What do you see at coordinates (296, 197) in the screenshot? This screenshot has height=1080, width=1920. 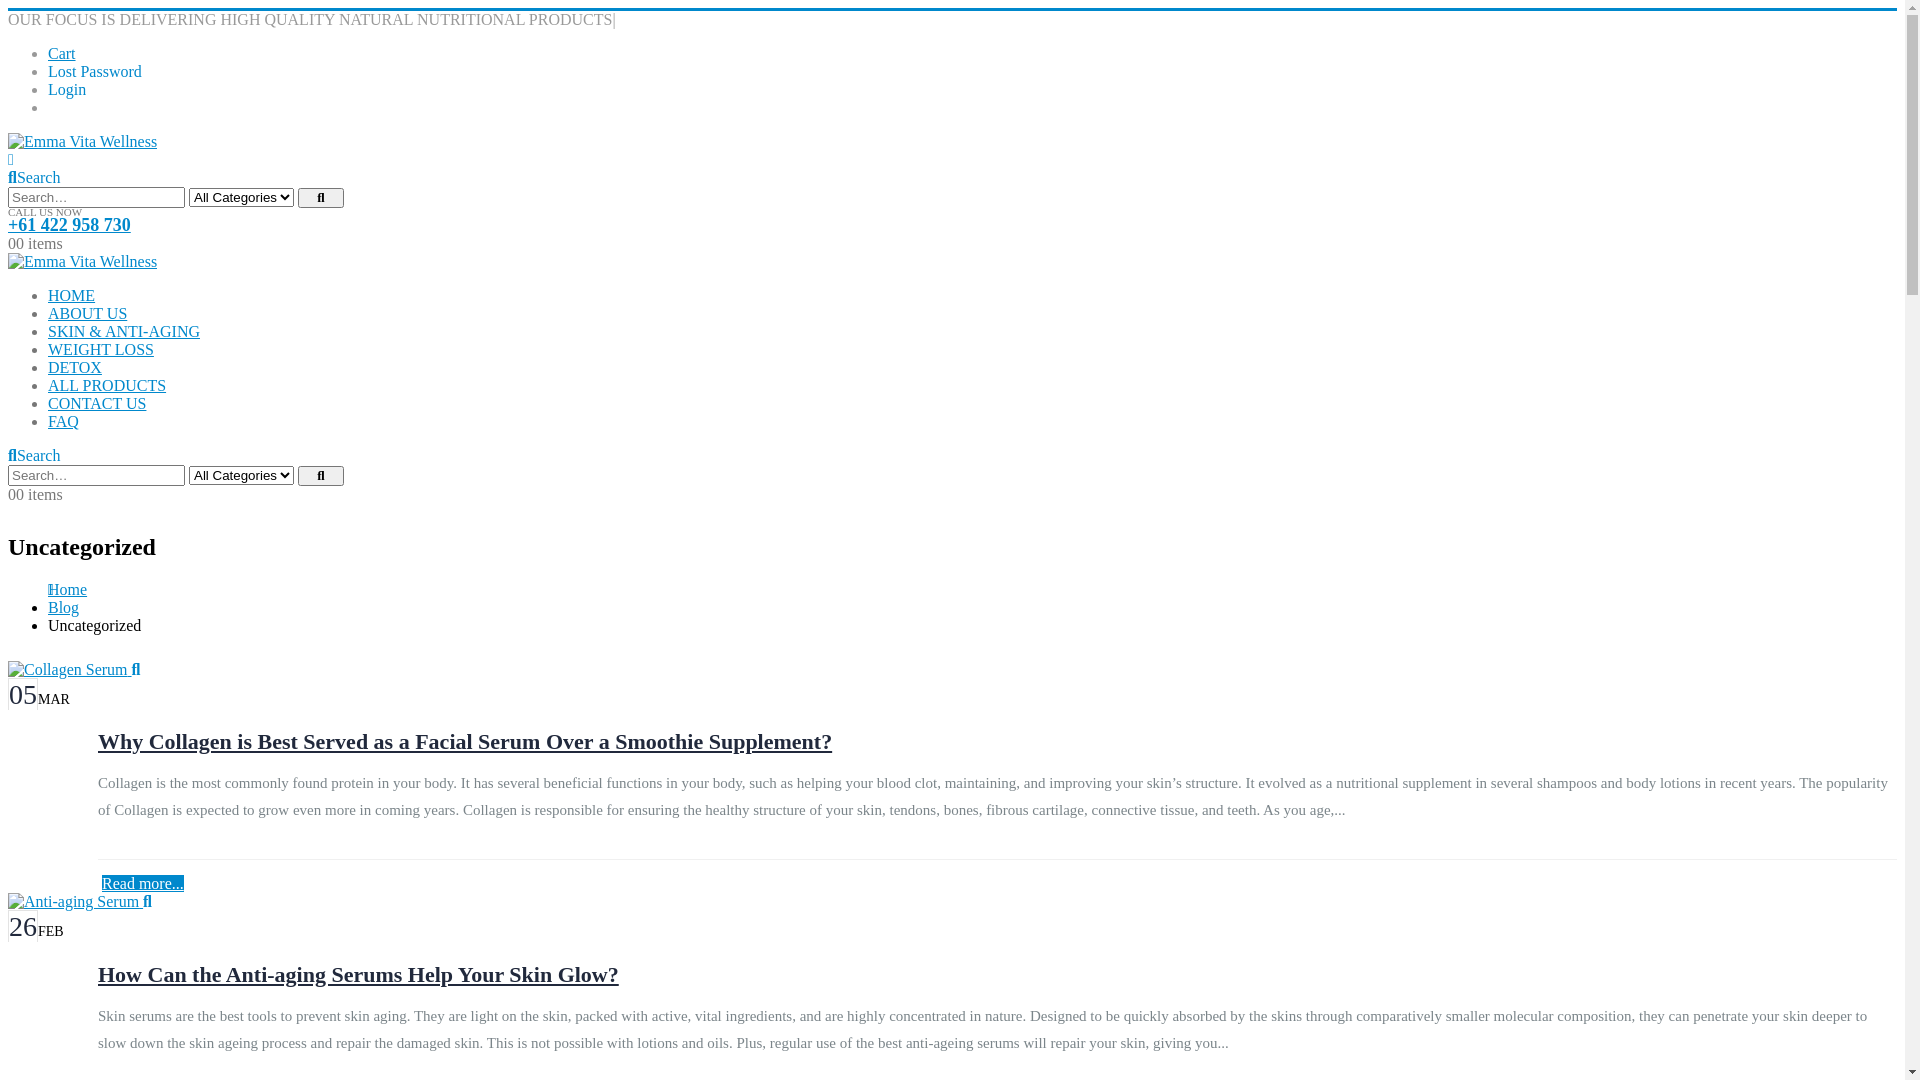 I see `'Search'` at bounding box center [296, 197].